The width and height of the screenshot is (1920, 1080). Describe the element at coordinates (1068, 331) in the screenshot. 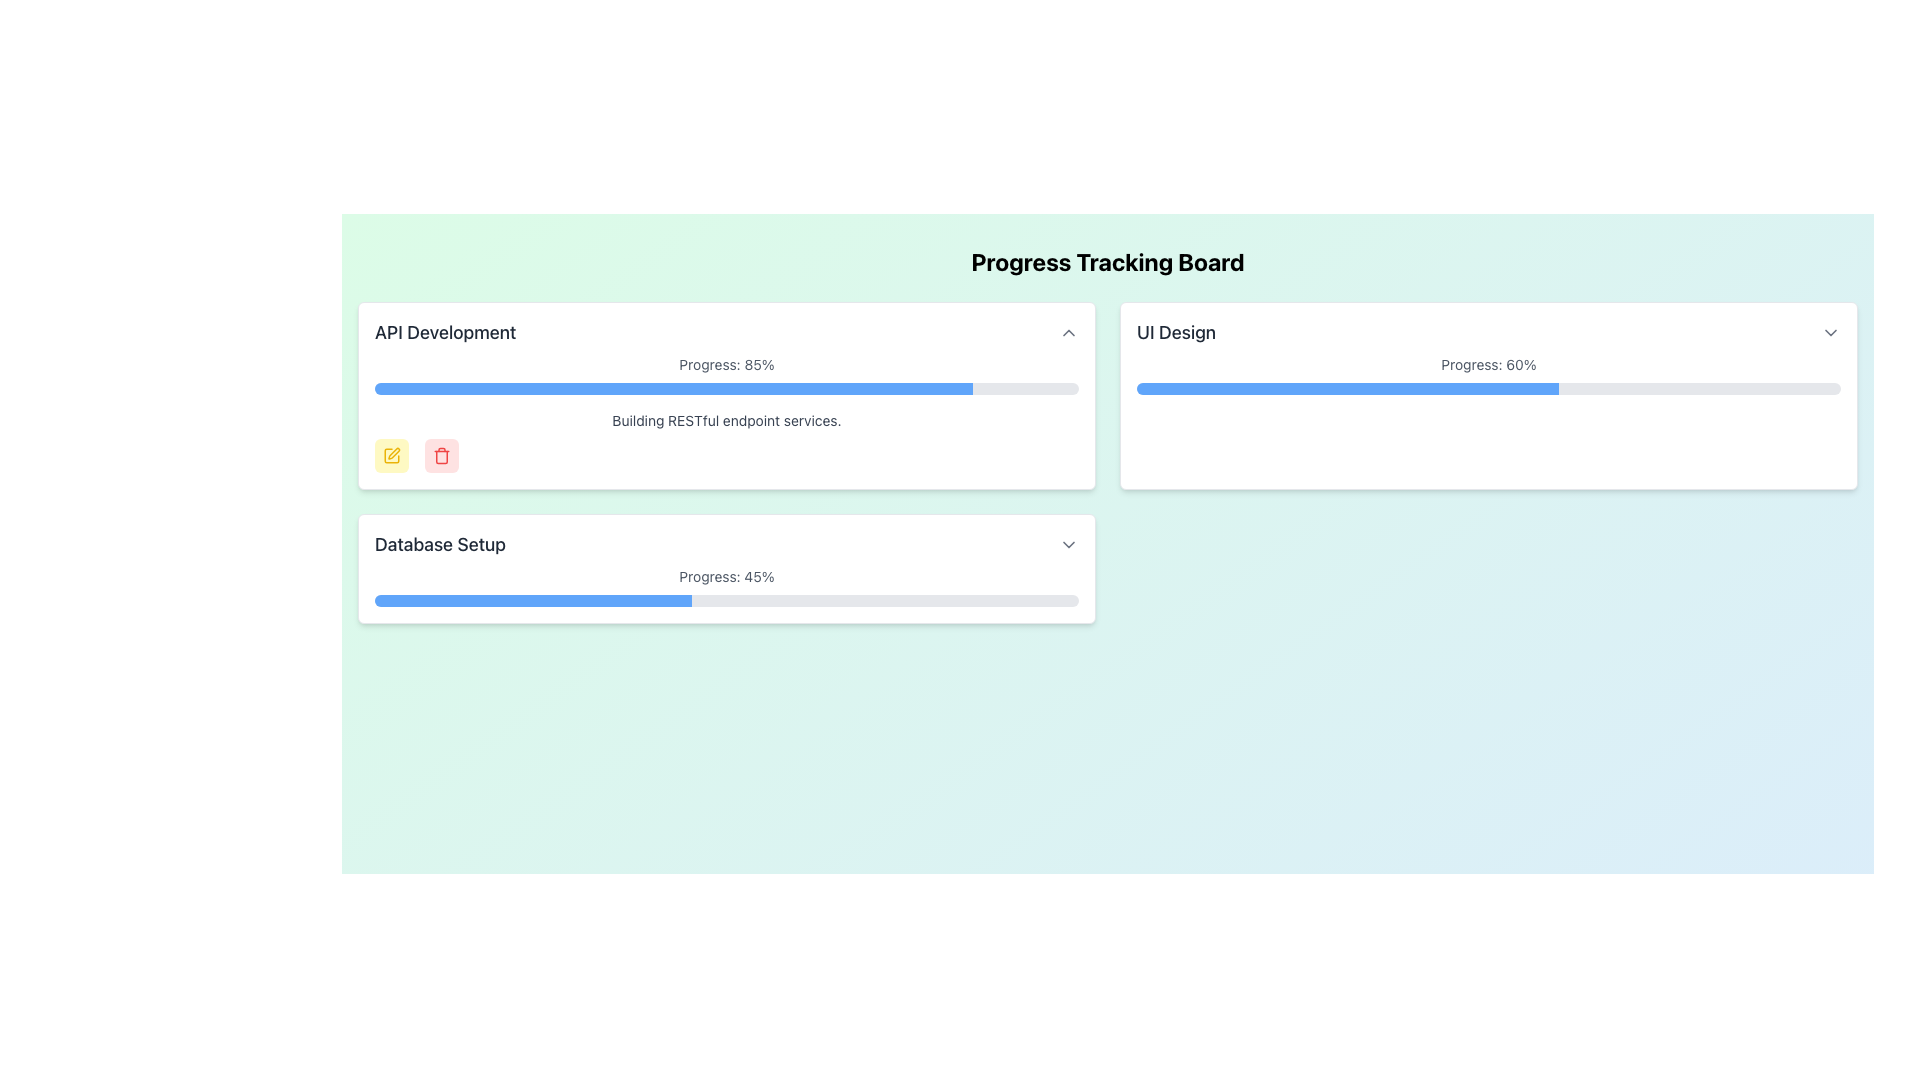

I see `the upward-pointing chevron icon in gray located in the top-right corner of the 'API Development' section` at that location.